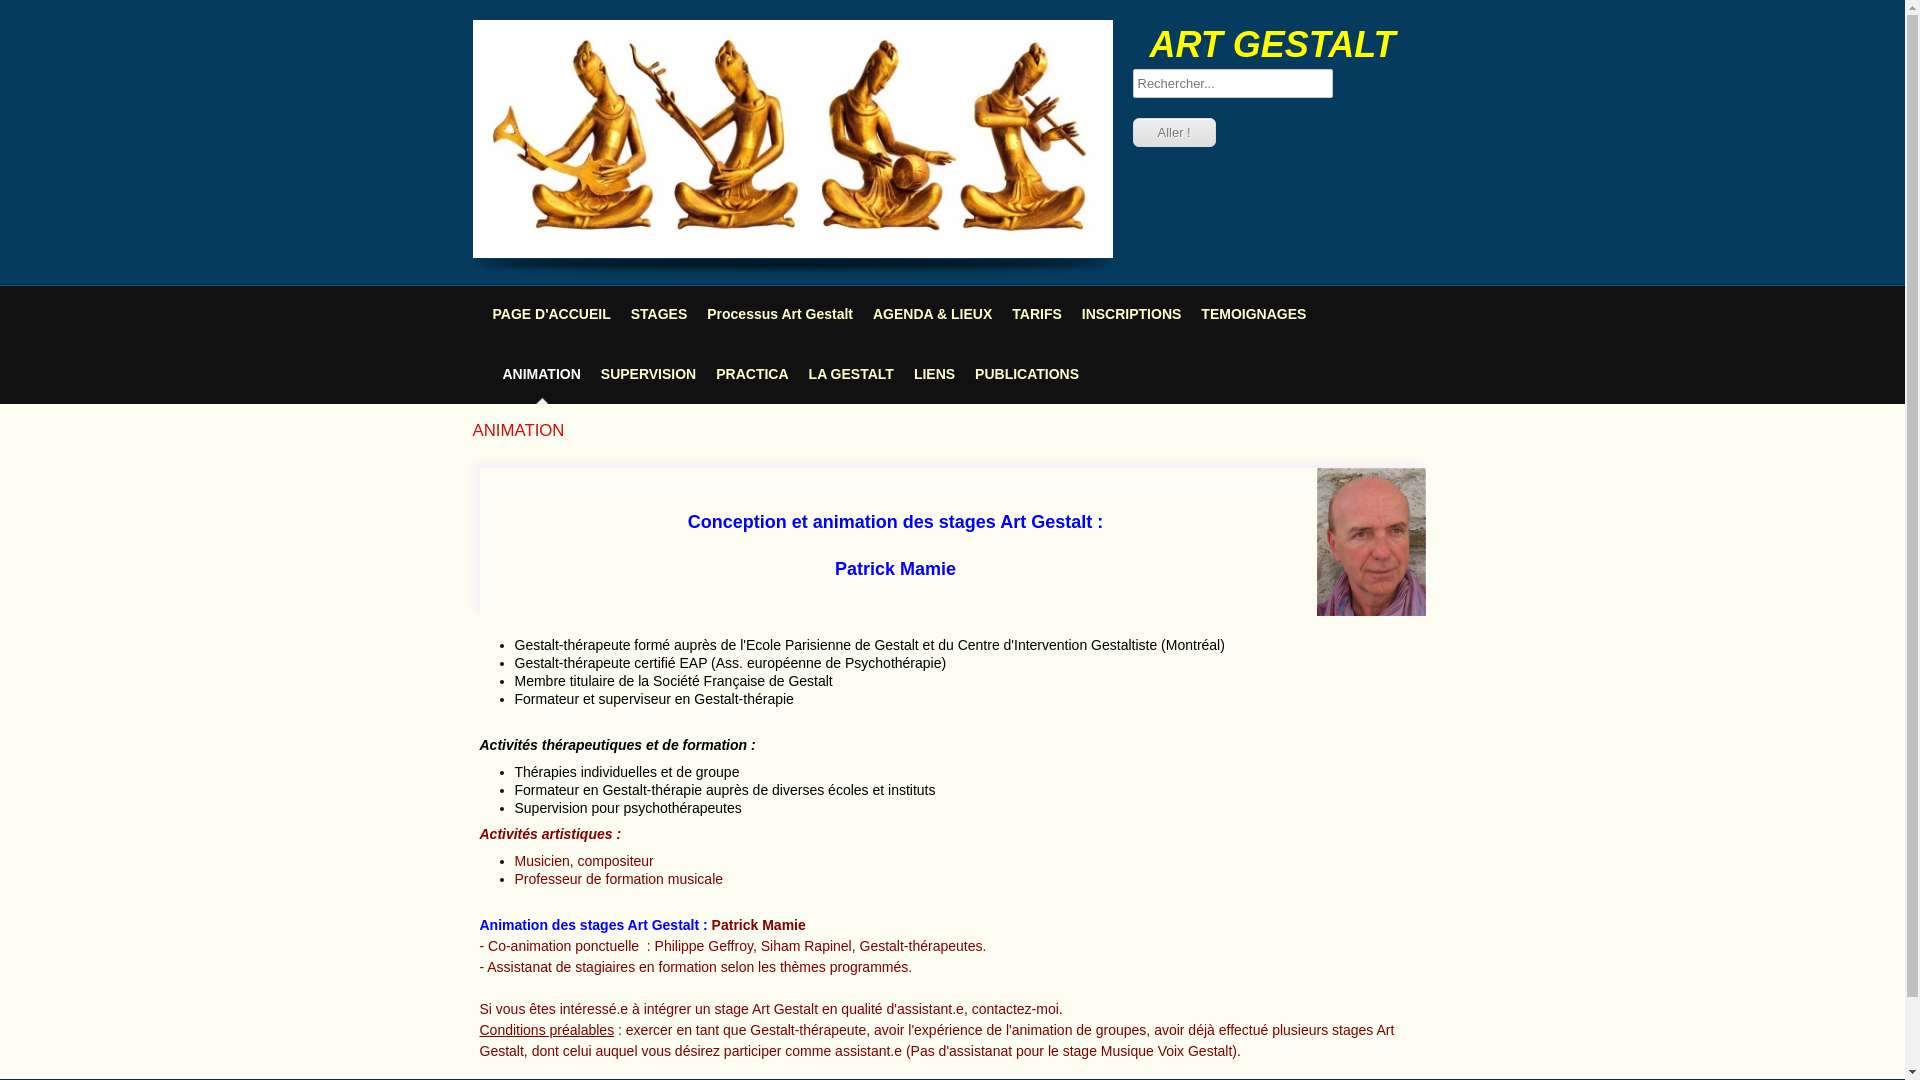  Describe the element at coordinates (1252, 313) in the screenshot. I see `'TEMOIGNAGES'` at that location.